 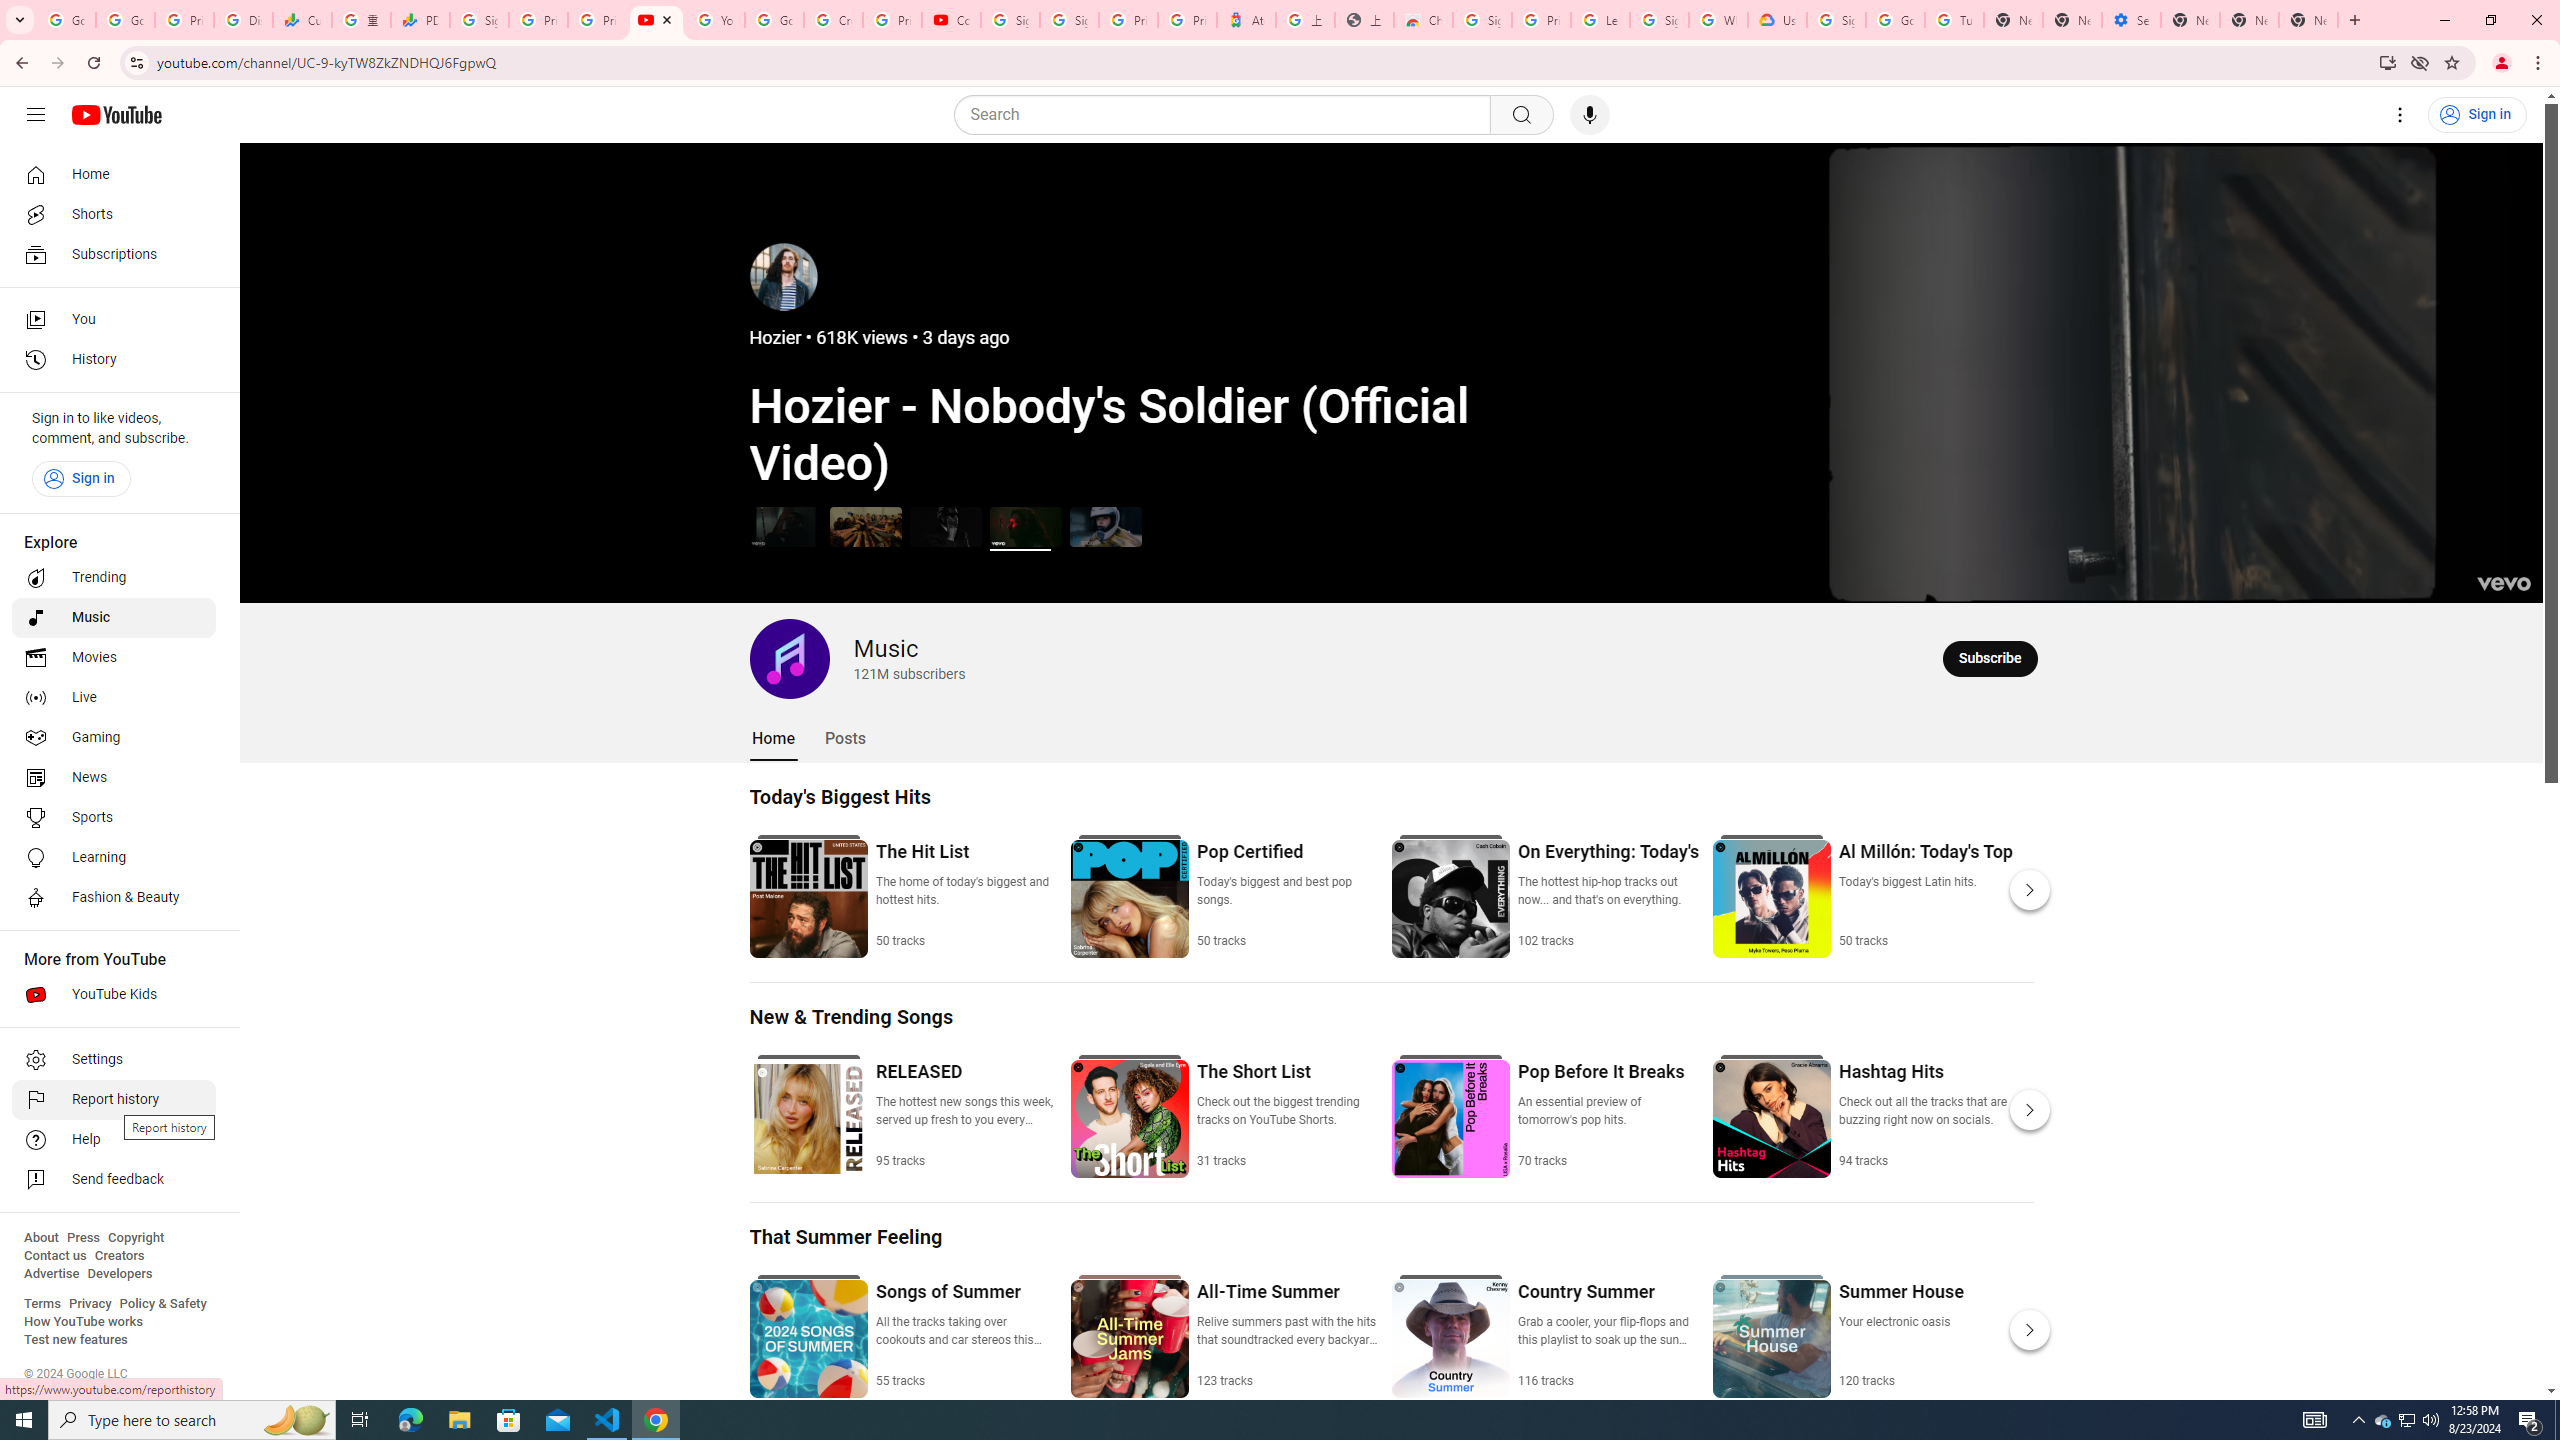 What do you see at coordinates (1953, 19) in the screenshot?
I see `'Turn cookies on or off - Computer - Google Account Help'` at bounding box center [1953, 19].